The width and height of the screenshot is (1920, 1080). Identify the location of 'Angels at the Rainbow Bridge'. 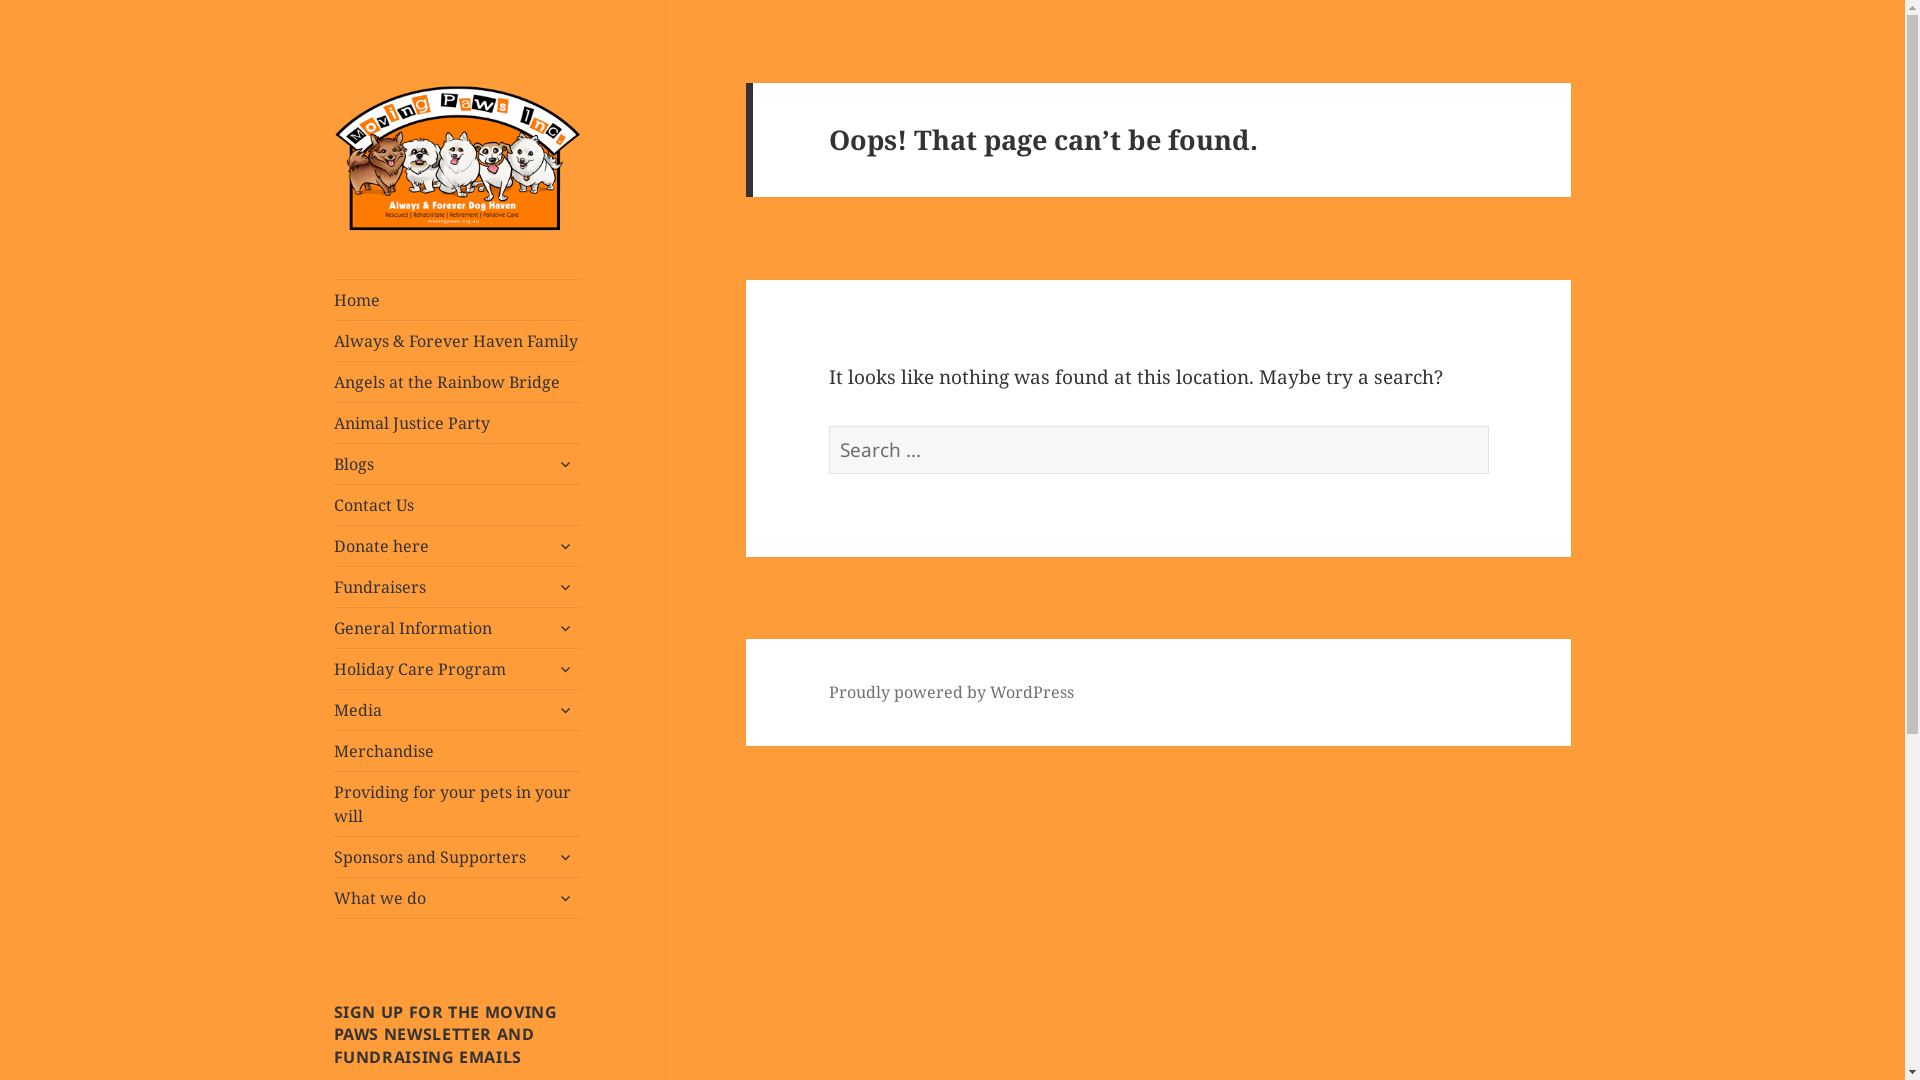
(456, 381).